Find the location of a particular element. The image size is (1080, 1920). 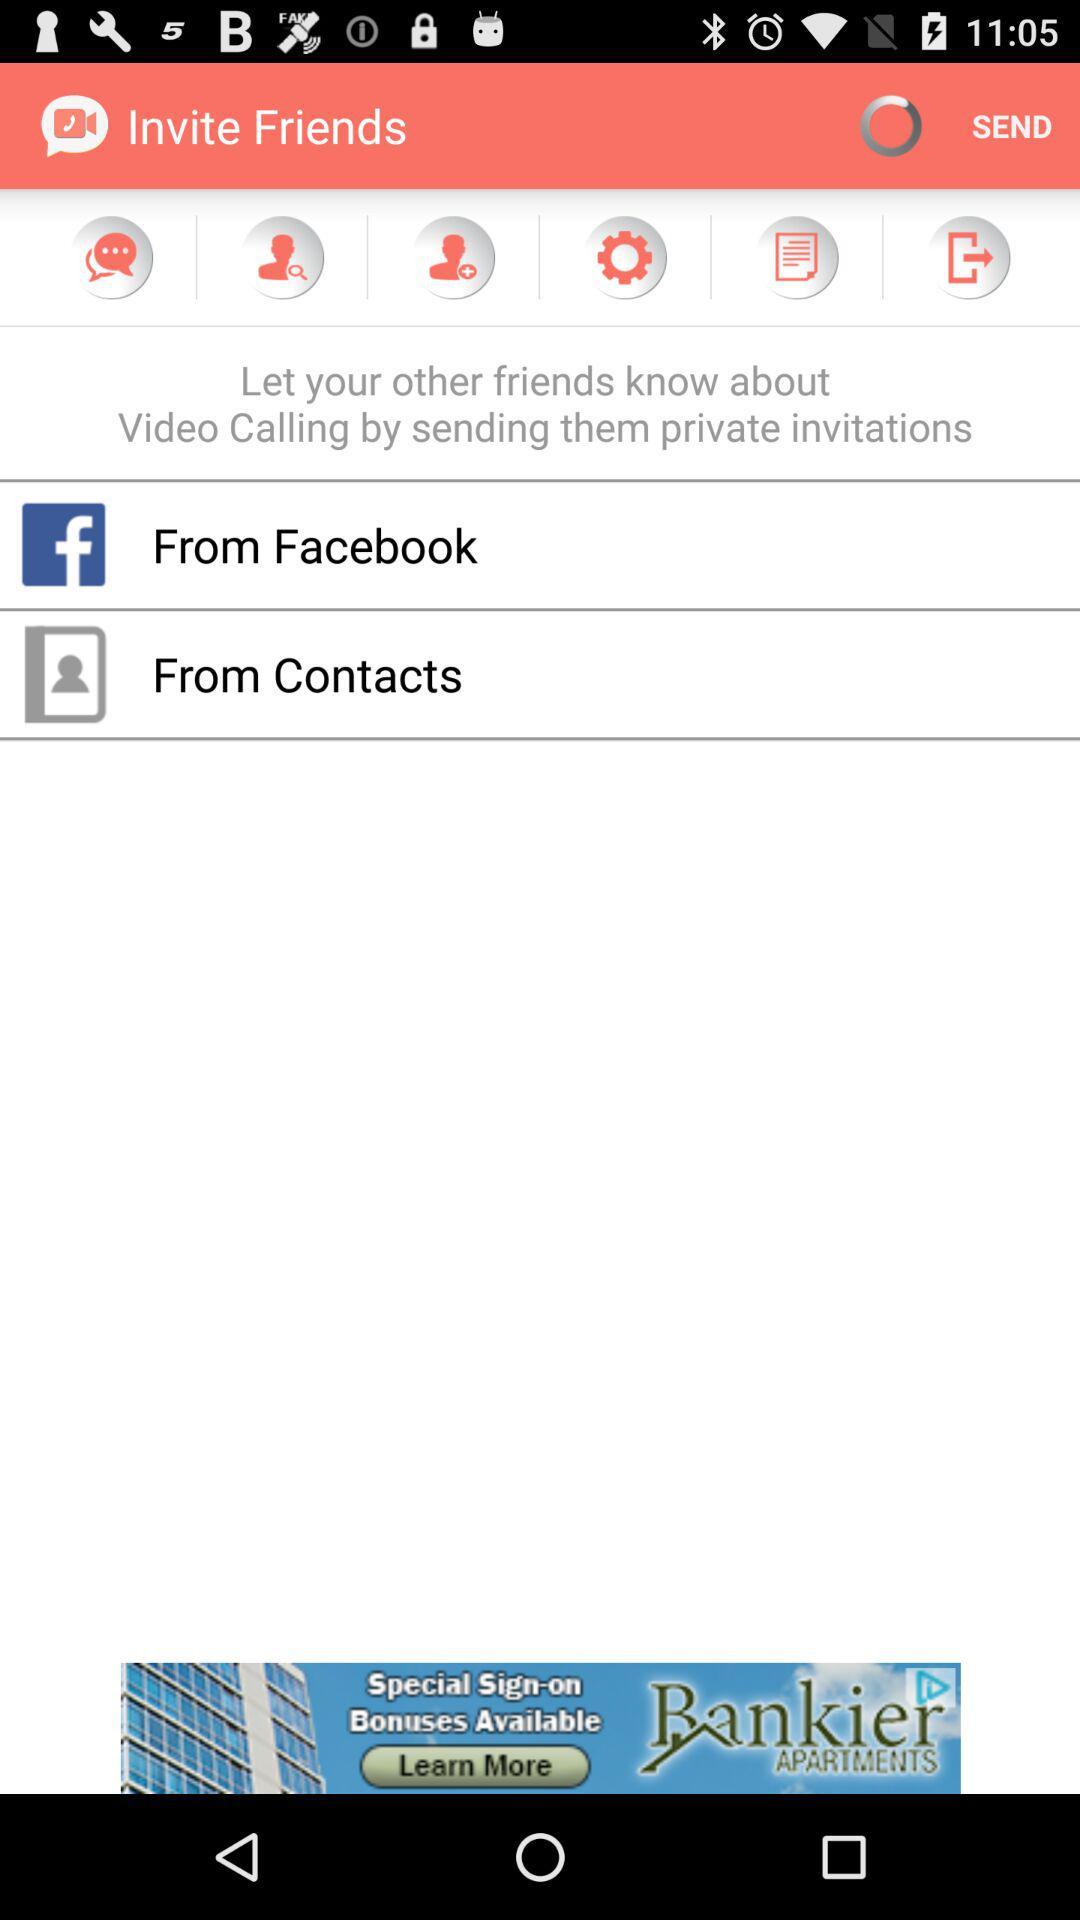

switch messaging option is located at coordinates (111, 256).